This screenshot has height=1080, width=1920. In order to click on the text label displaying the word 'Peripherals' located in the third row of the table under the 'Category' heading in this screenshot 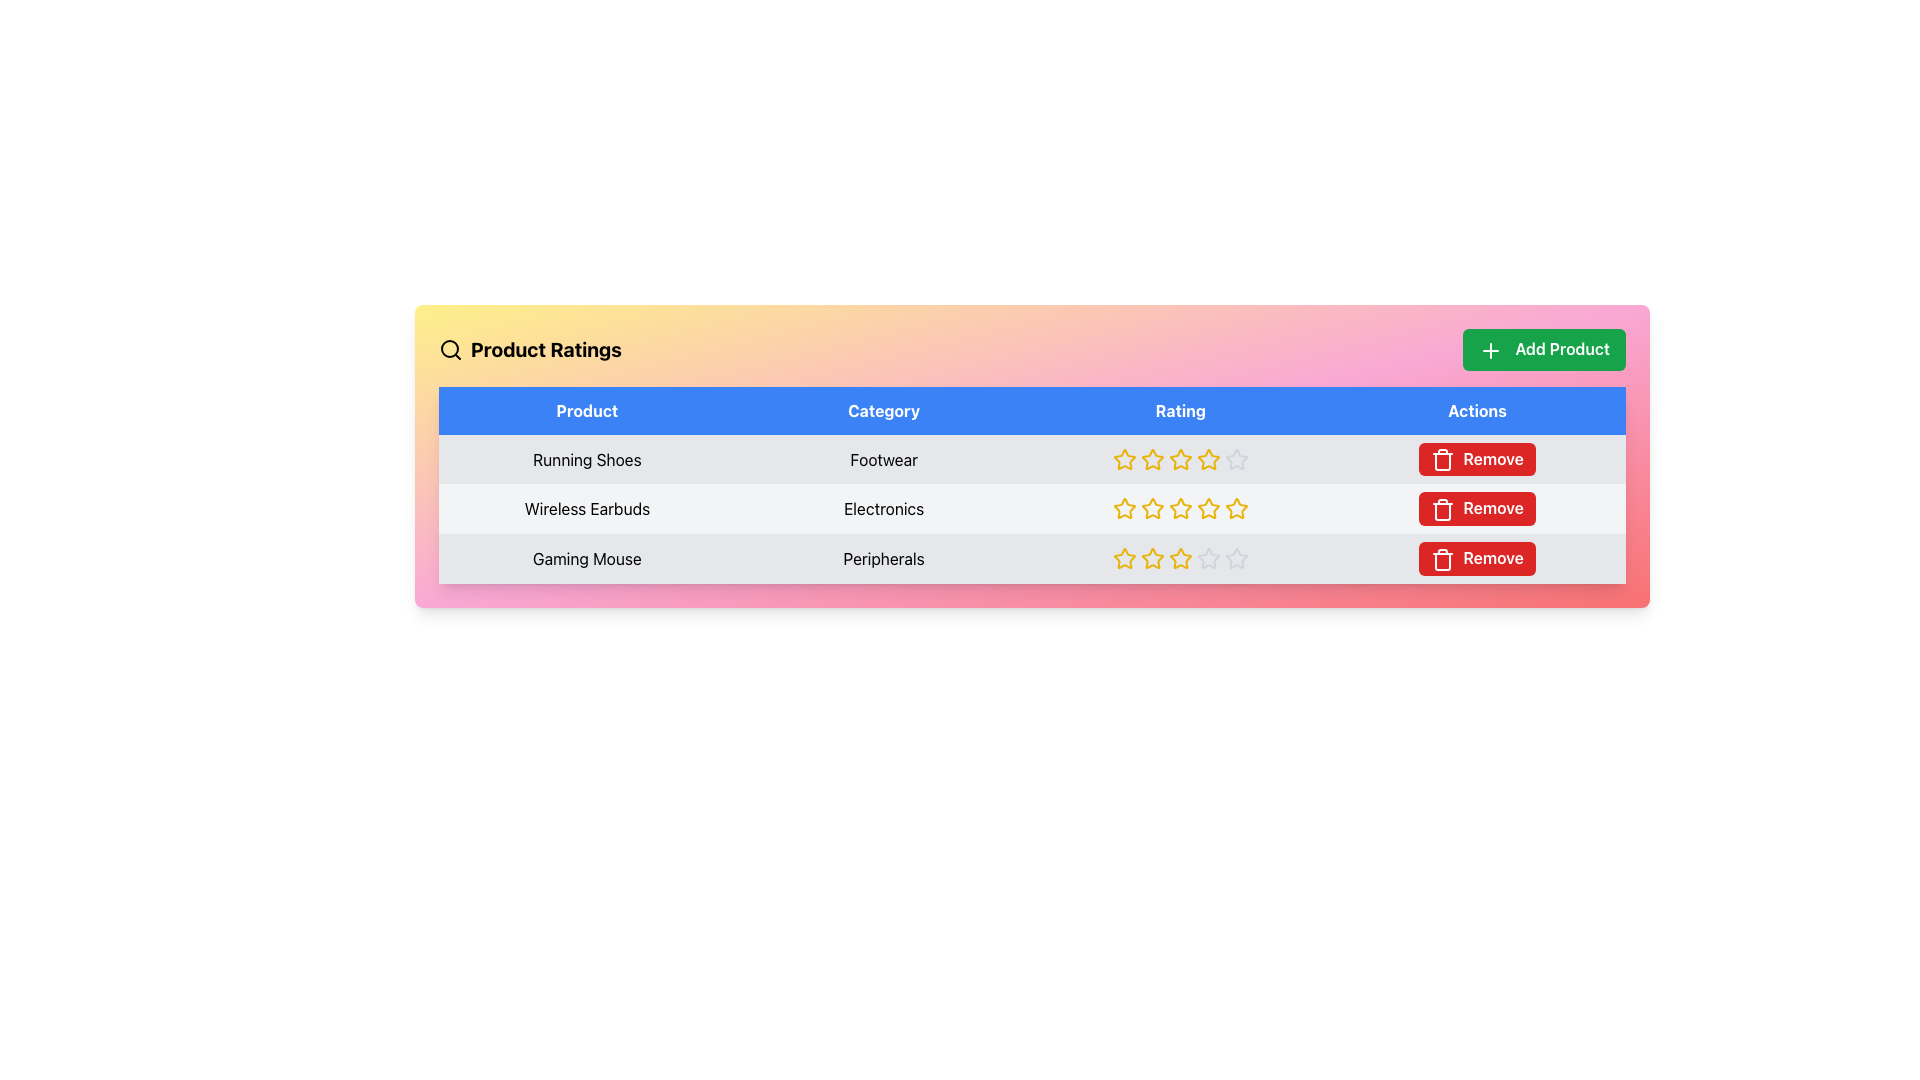, I will do `click(883, 559)`.